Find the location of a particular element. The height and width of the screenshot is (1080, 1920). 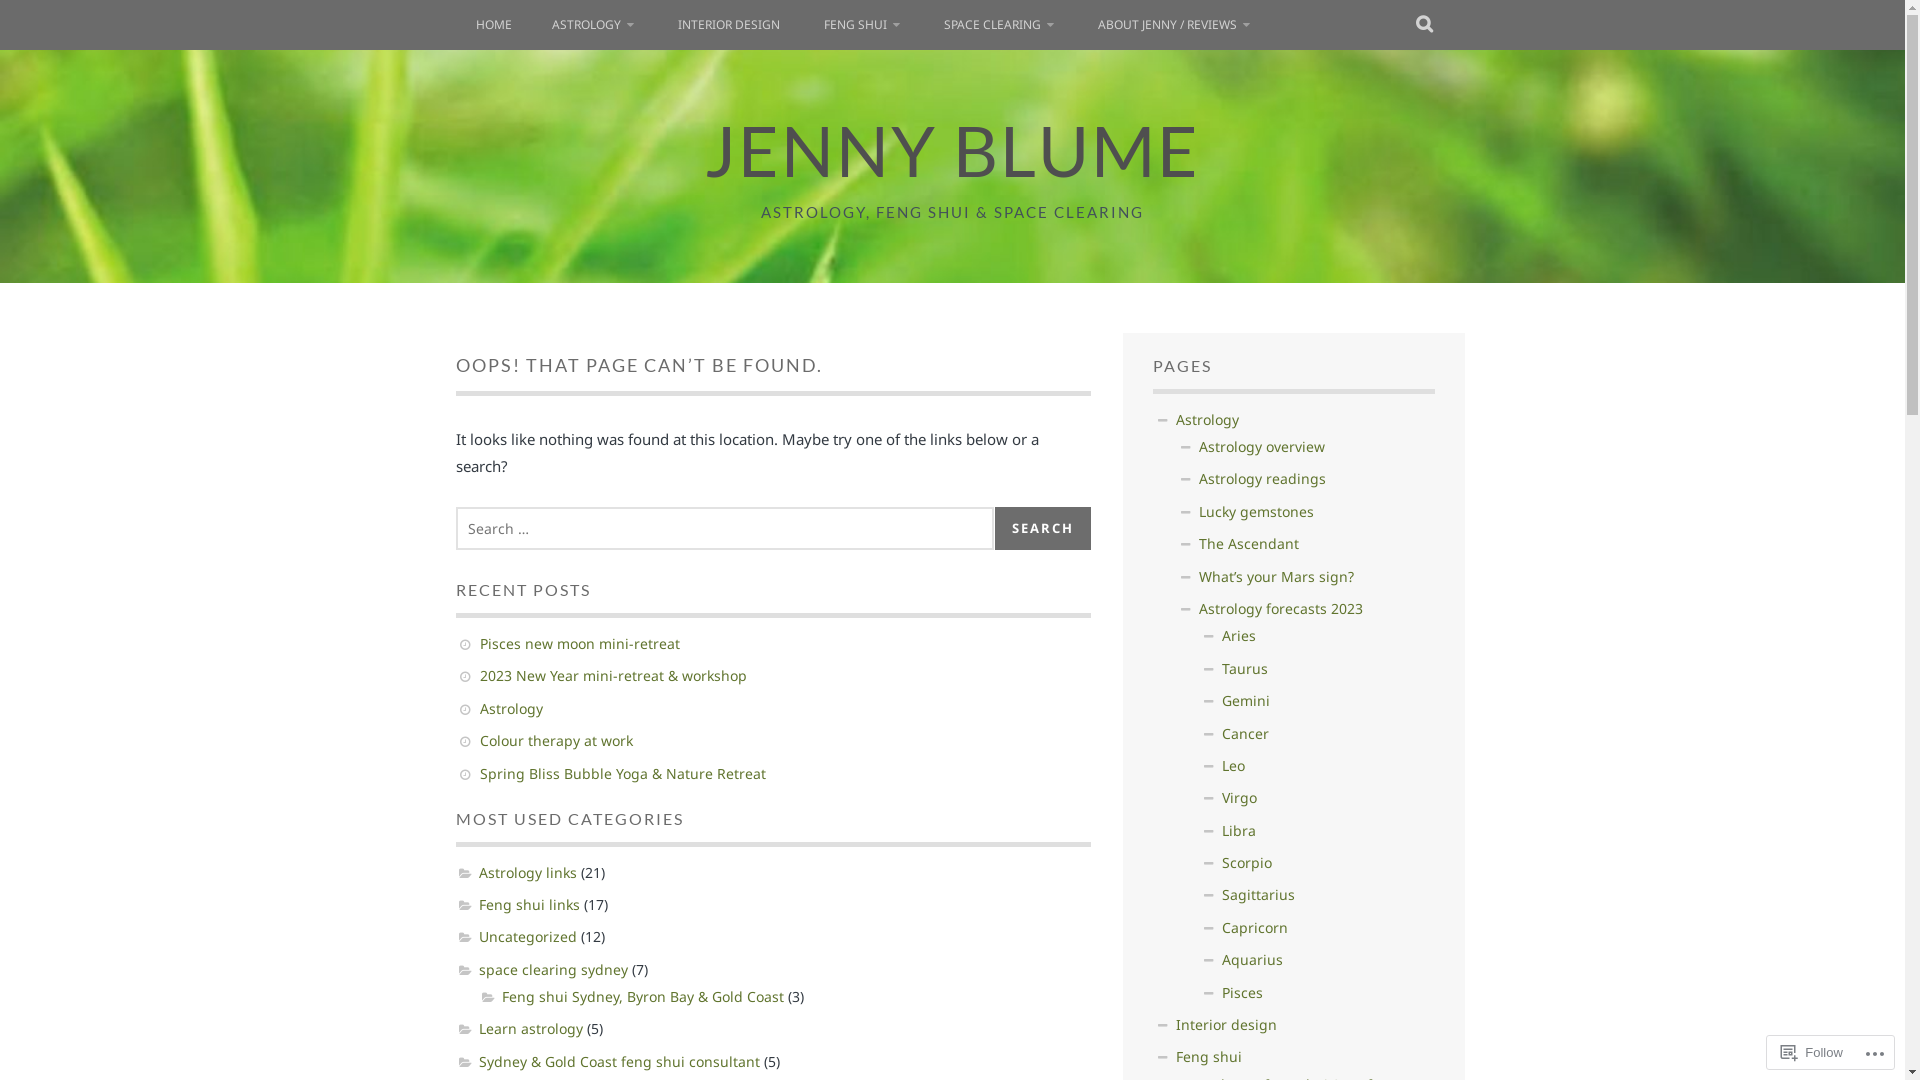

'JENNY BLUME' is located at coordinates (951, 149).